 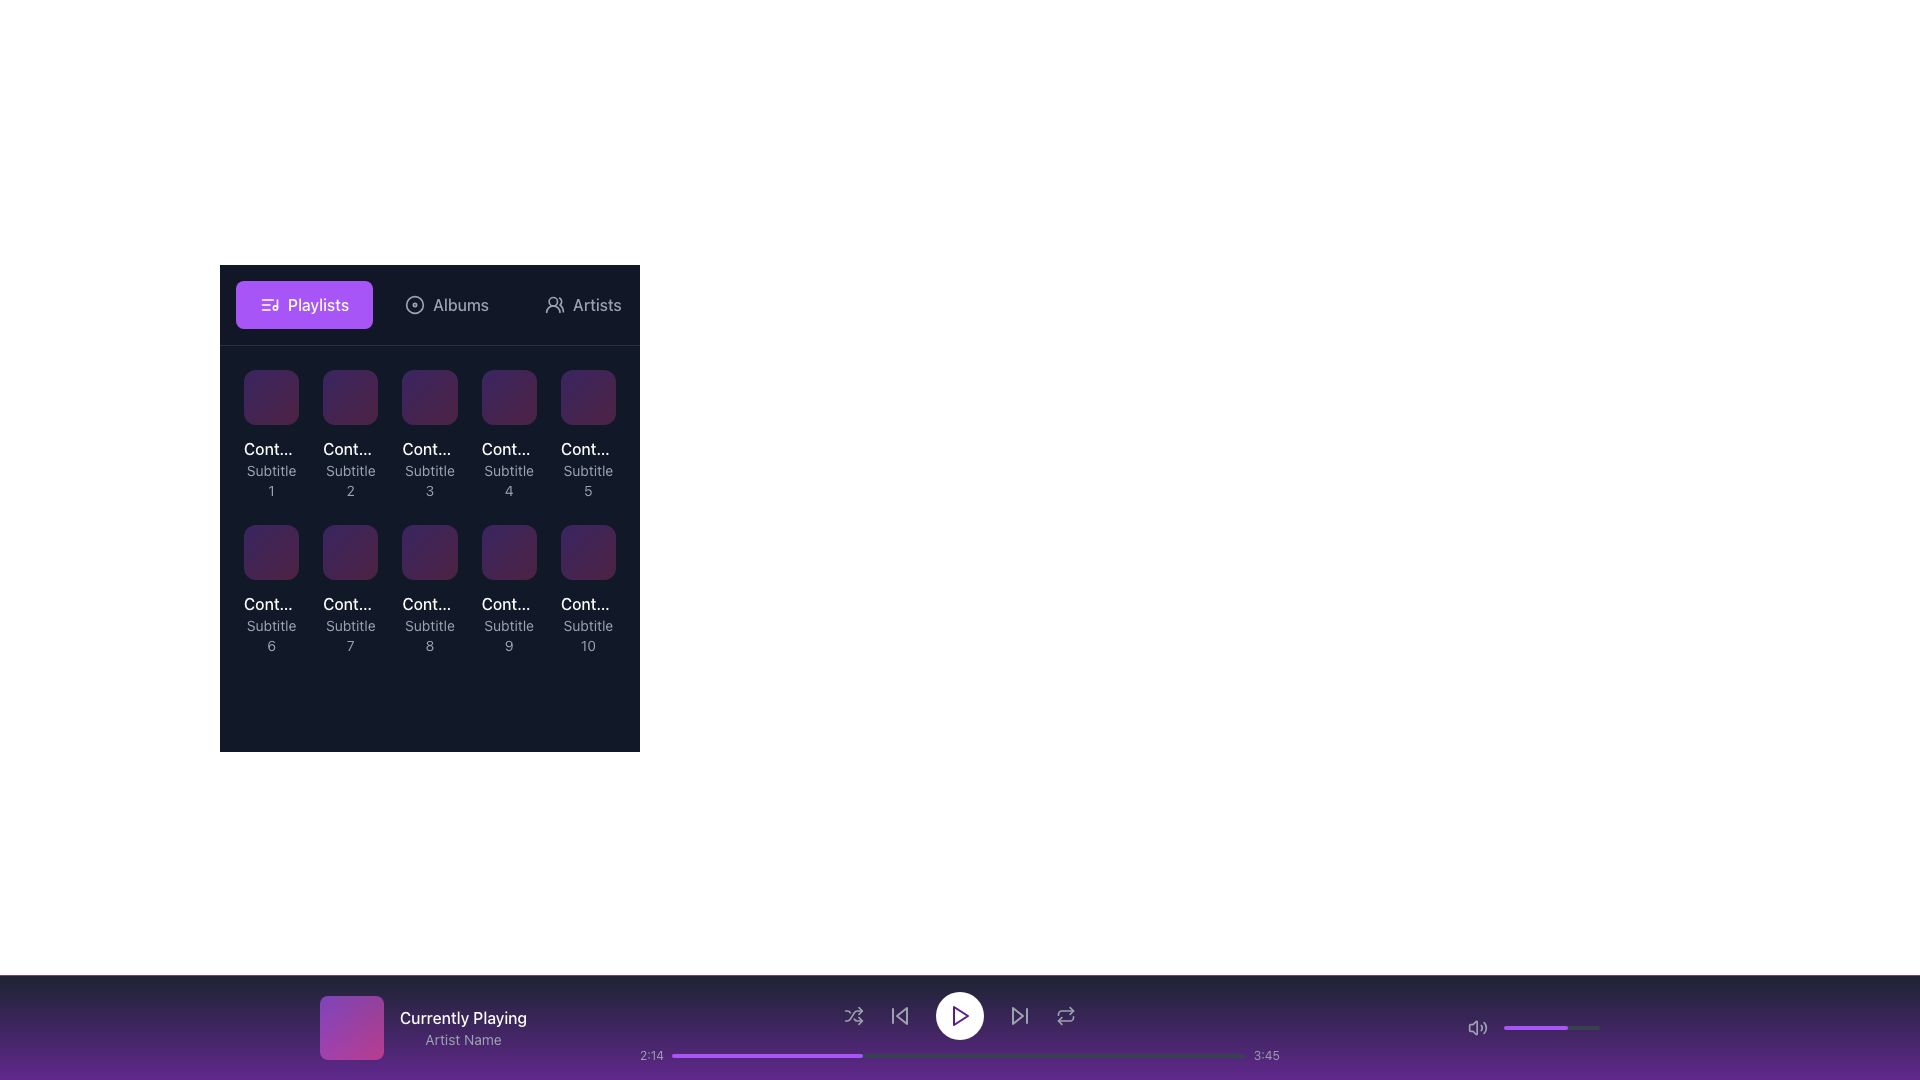 I want to click on the static text label reading 'Subtitle 1', which is styled in gray and located beneath 'Content Title 1' within the grid layout, so click(x=270, y=481).